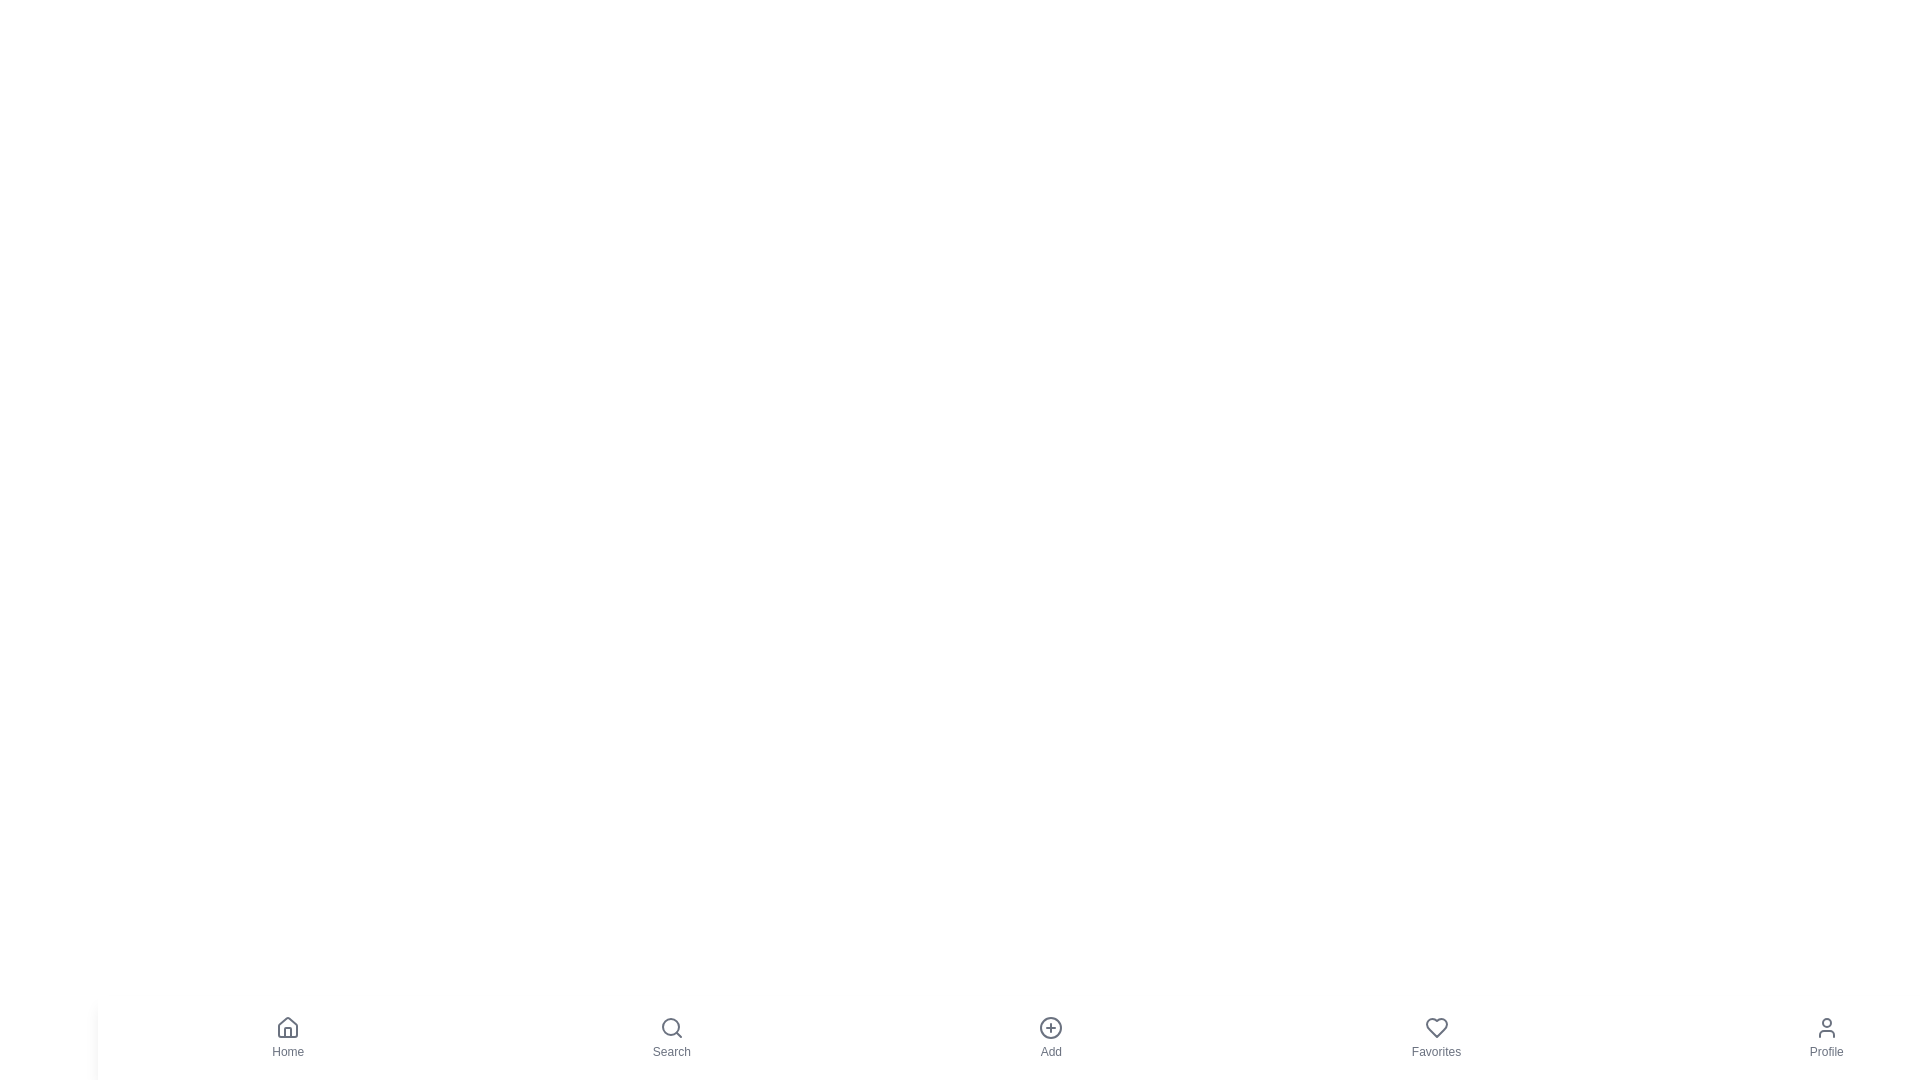  Describe the element at coordinates (1826, 1036) in the screenshot. I see `the 'Profile' button, which features a user avatar icon and is located at the far right of the navigation bar` at that location.